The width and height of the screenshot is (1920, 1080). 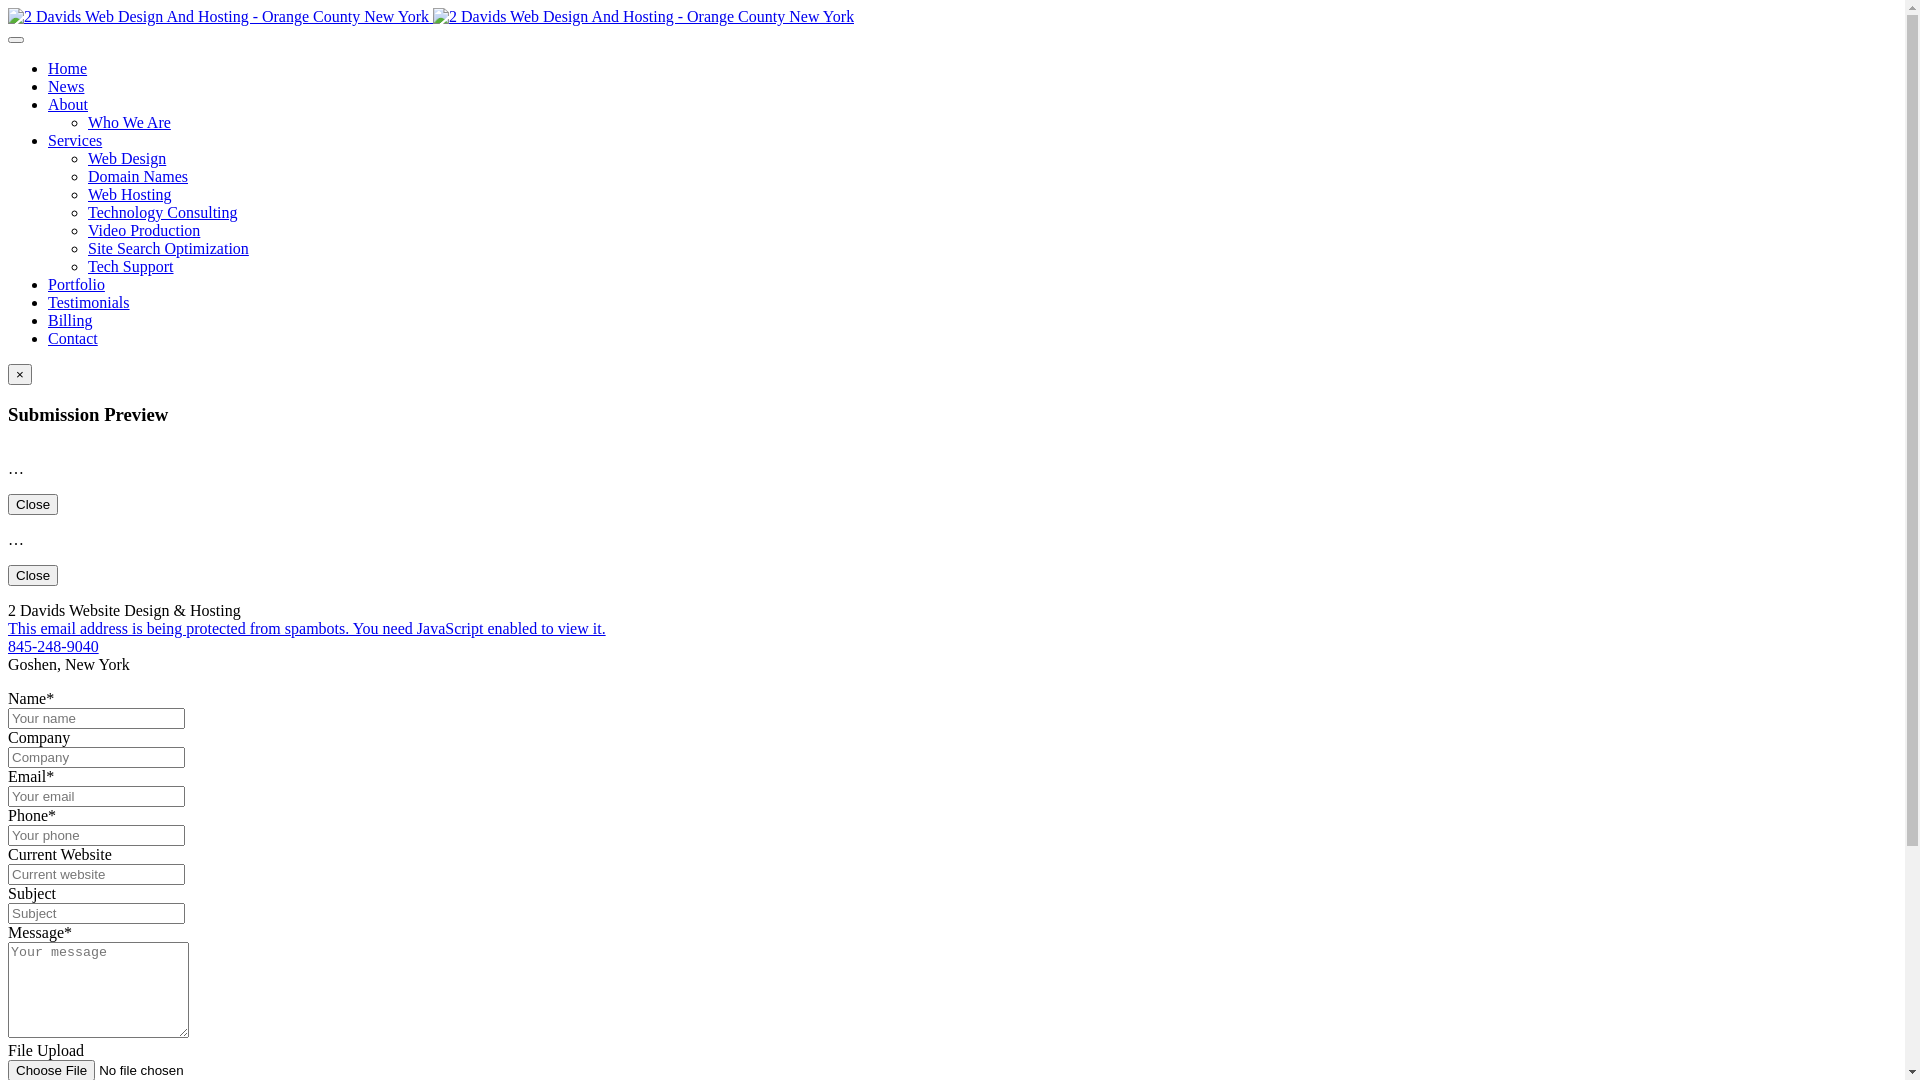 I want to click on 'Billing', so click(x=70, y=319).